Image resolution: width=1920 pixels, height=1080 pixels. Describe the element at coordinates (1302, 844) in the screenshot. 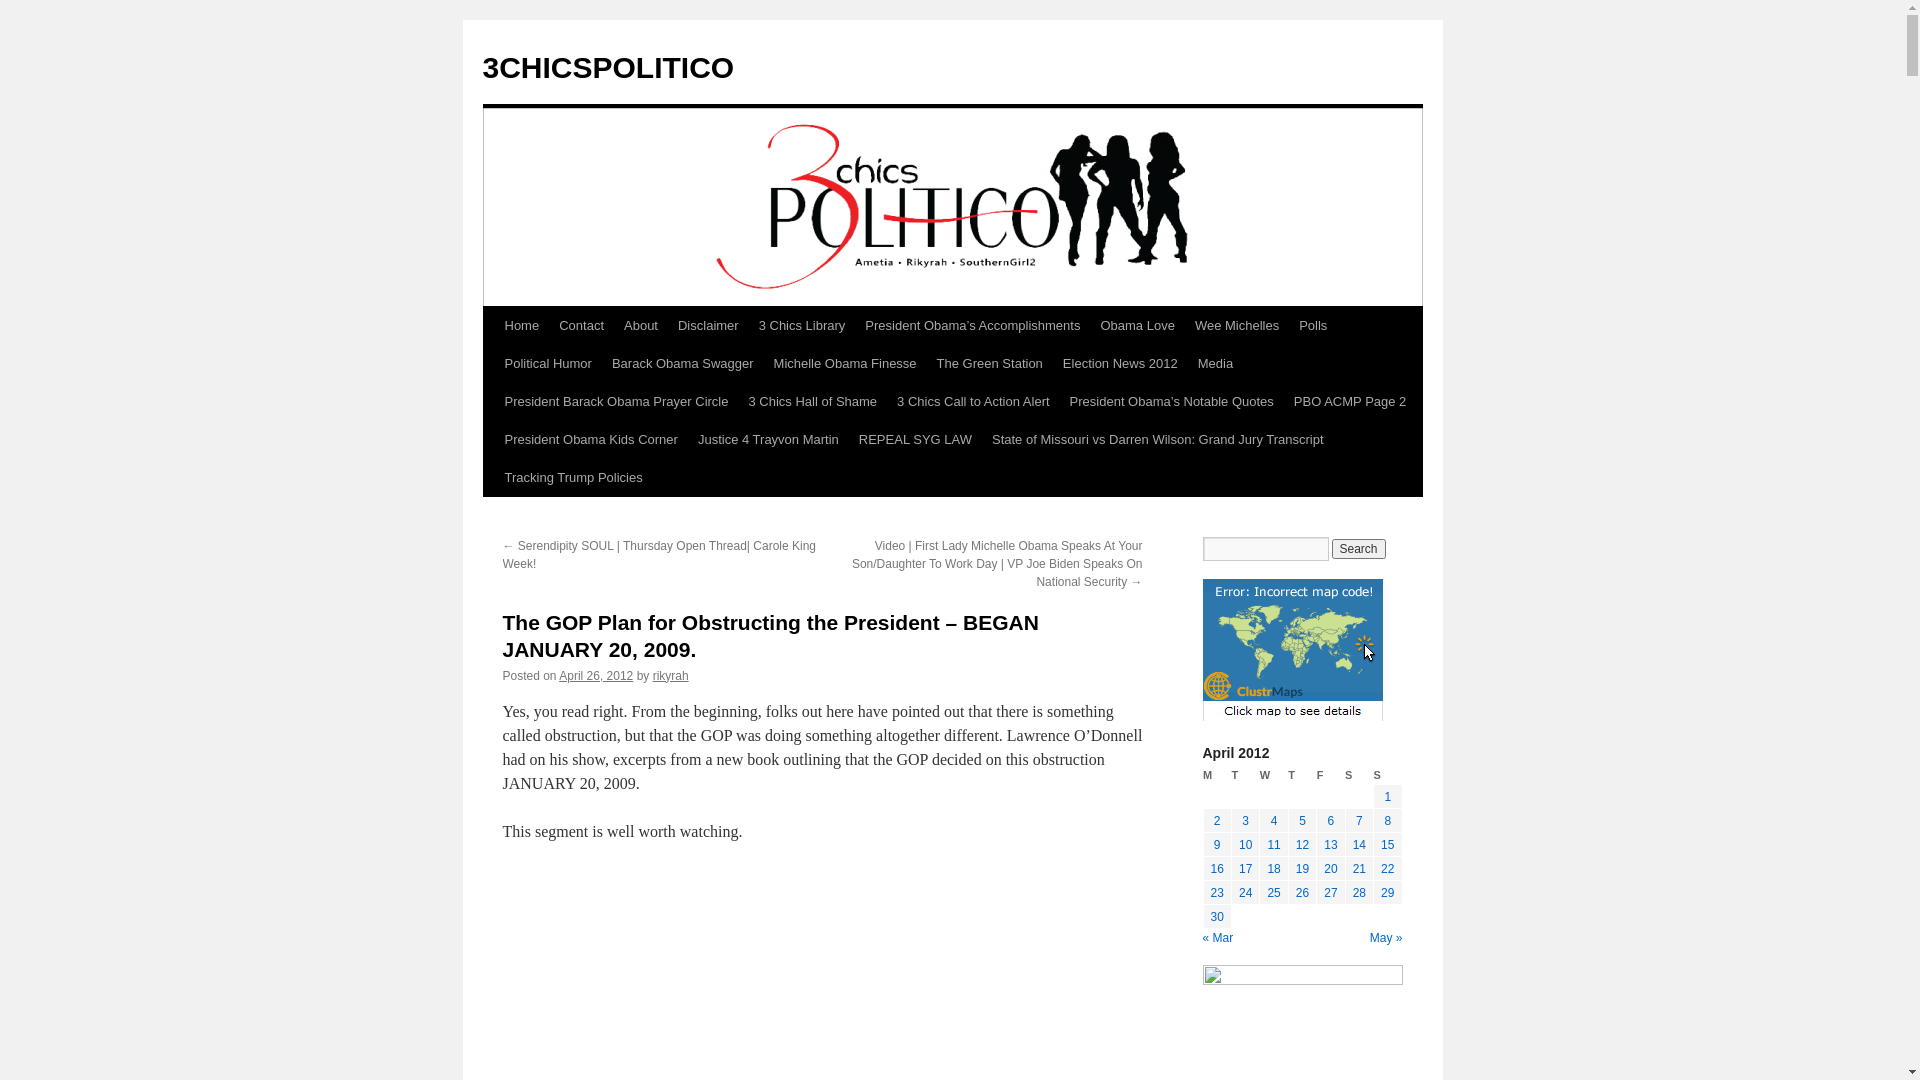

I see `'12'` at that location.